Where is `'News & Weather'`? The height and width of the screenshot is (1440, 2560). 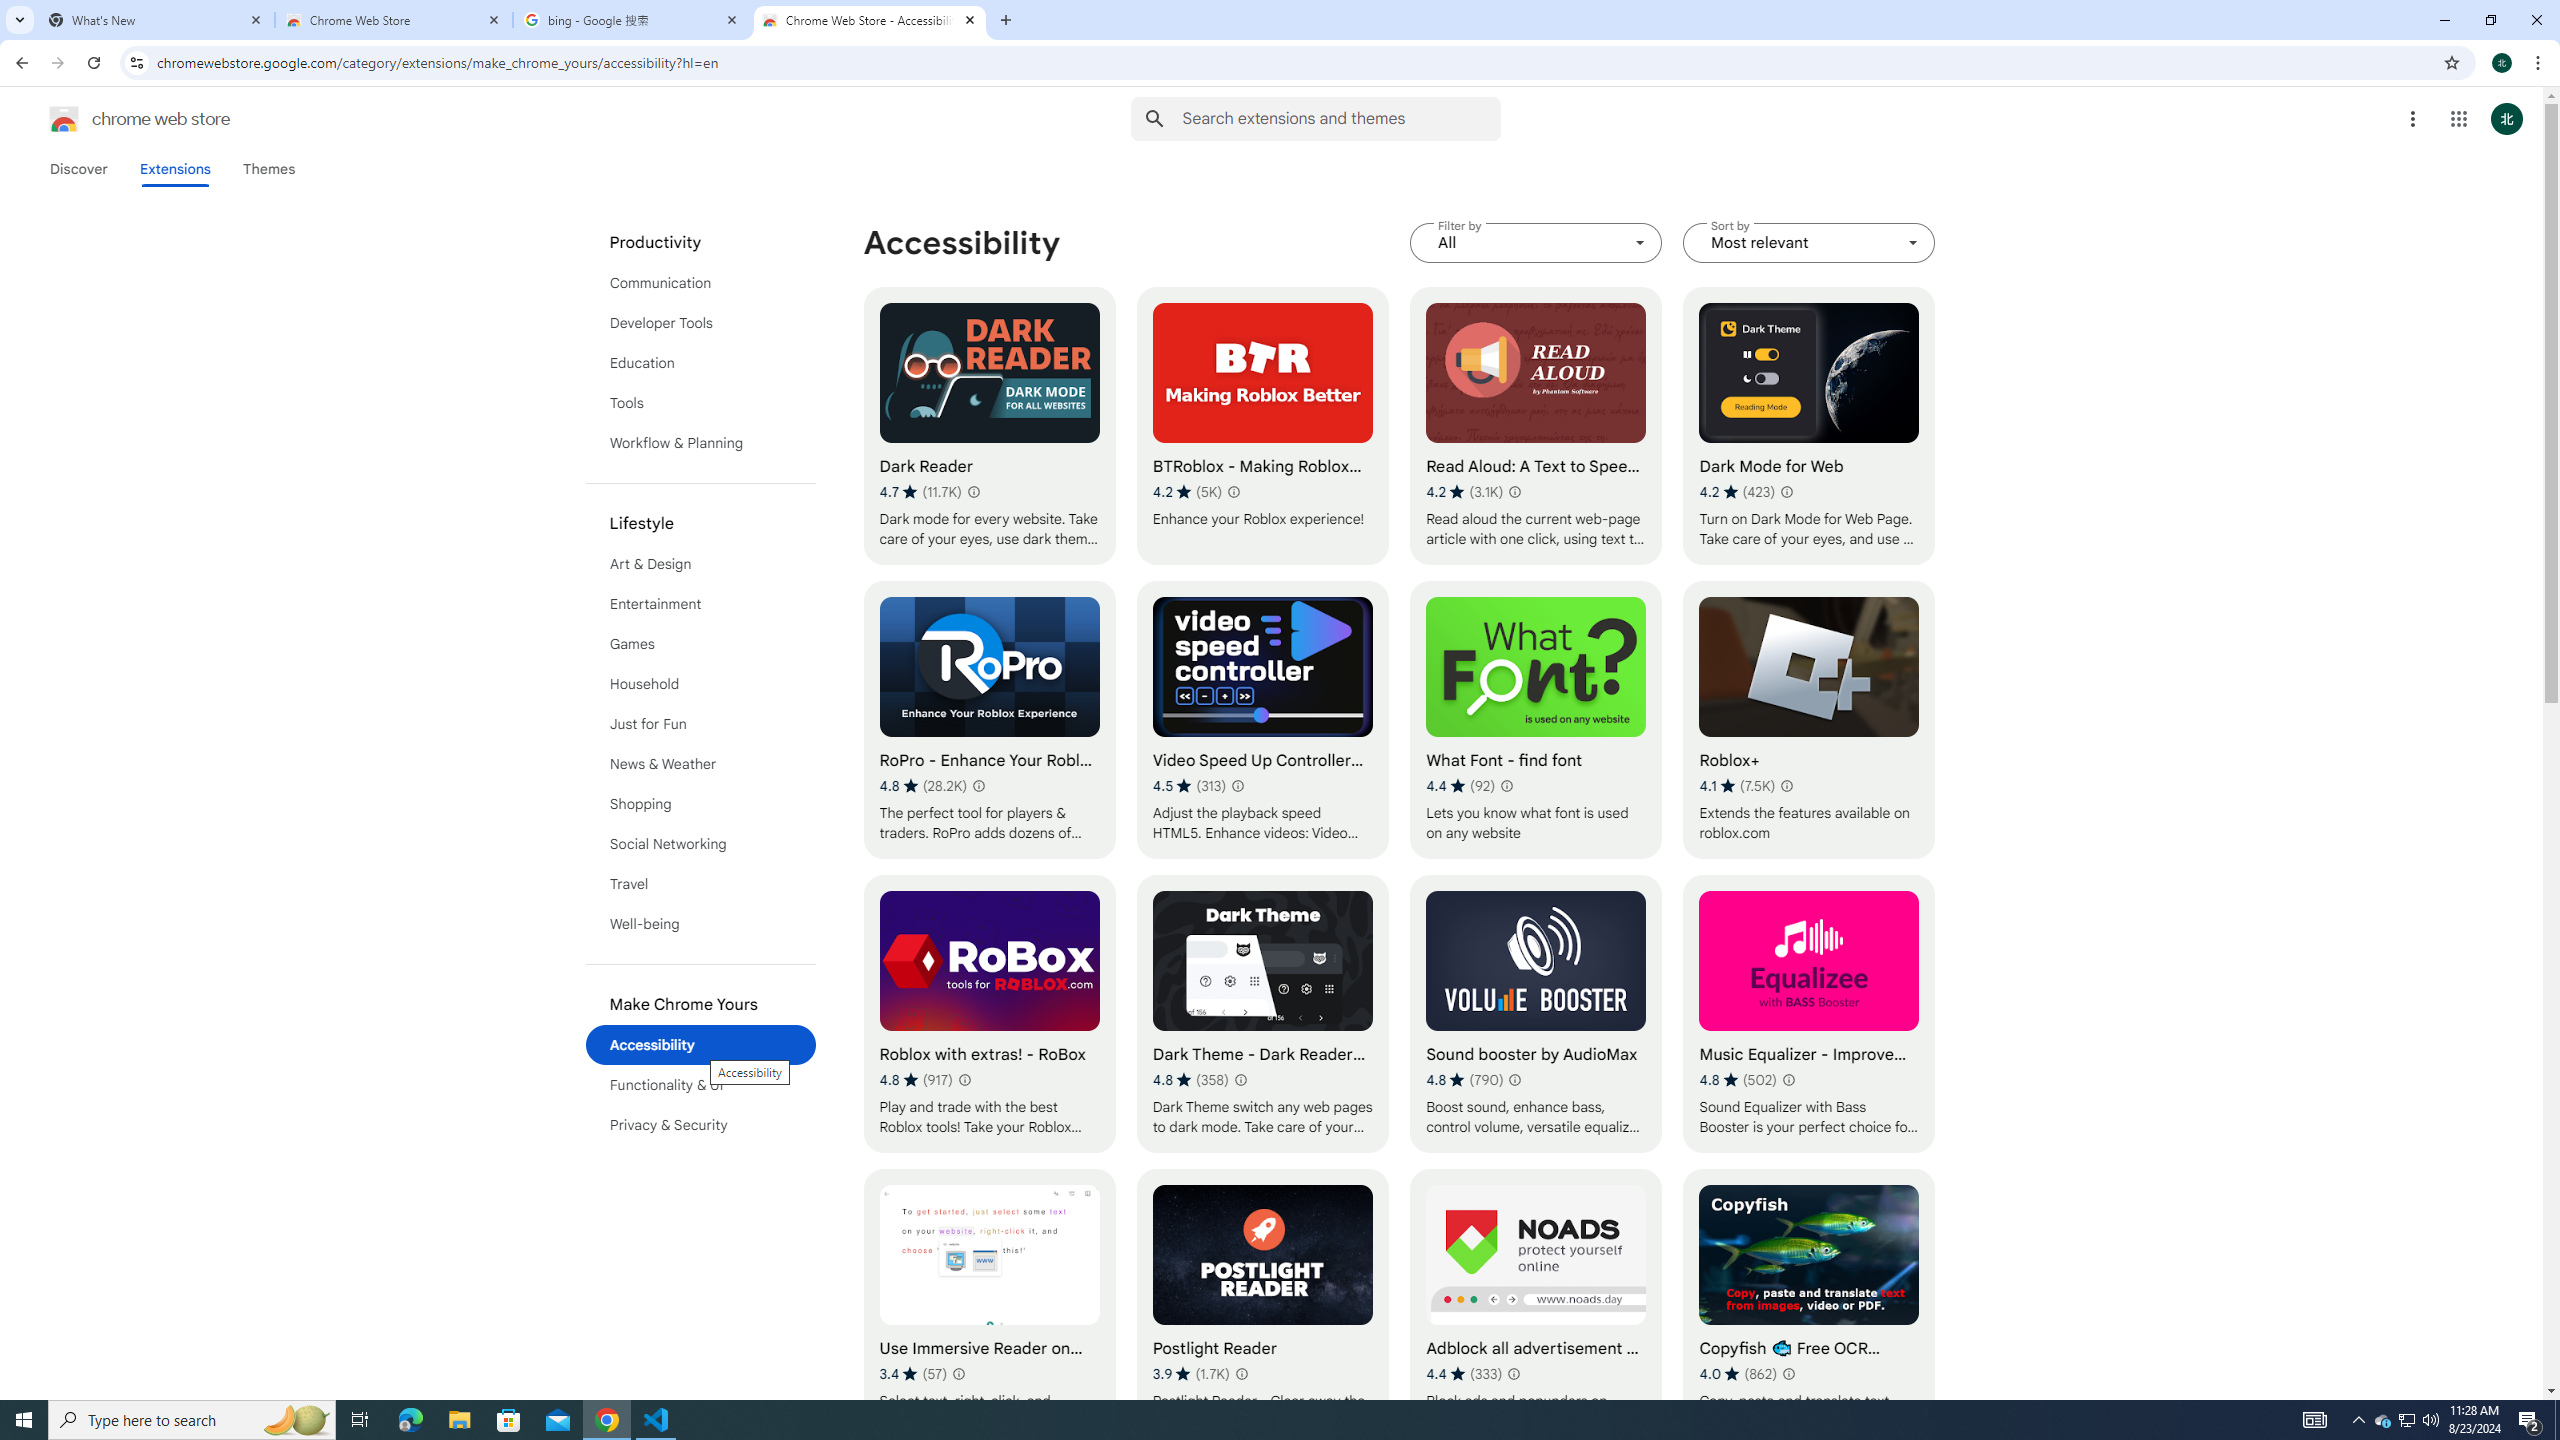 'News & Weather' is located at coordinates (701, 762).